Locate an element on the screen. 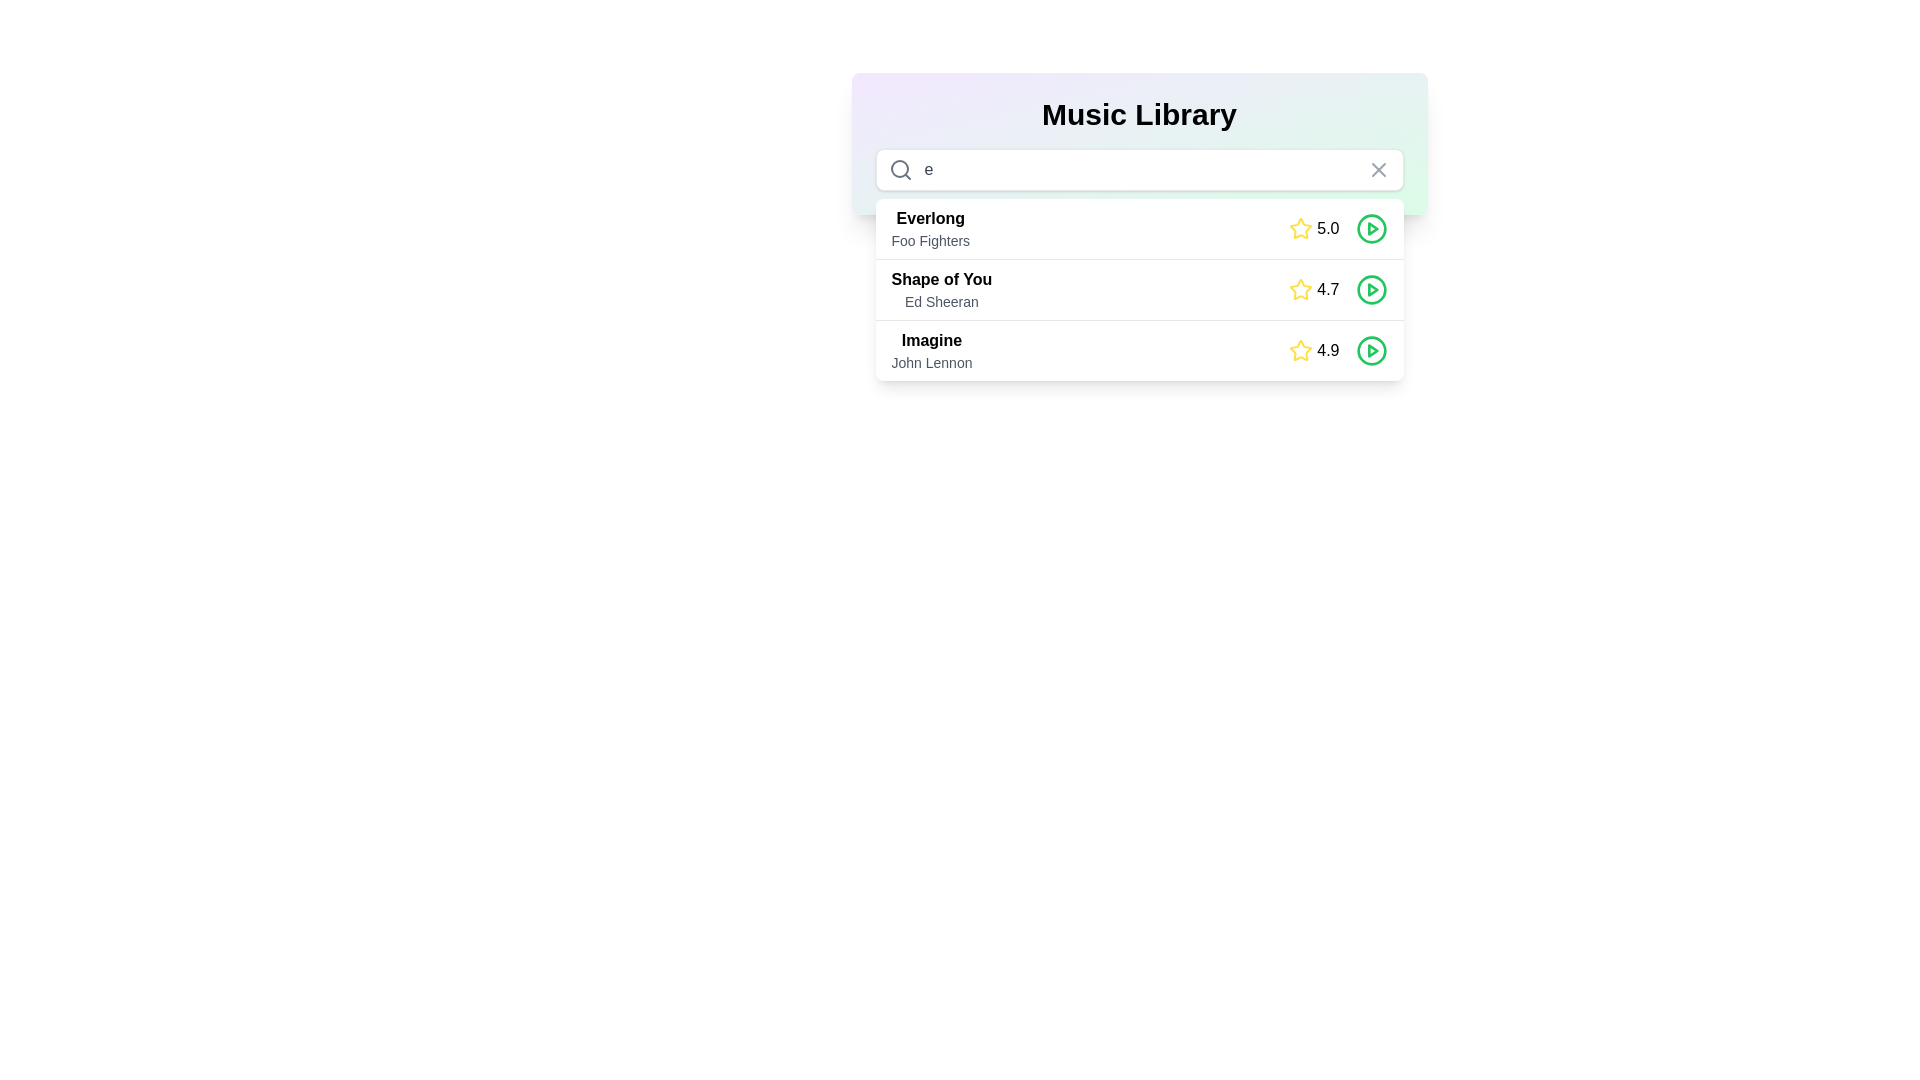 The height and width of the screenshot is (1080, 1920). the rating icon located to the left of the text label '4.7' for the song 'Shape of You' by Ed Sheeran is located at coordinates (1301, 289).